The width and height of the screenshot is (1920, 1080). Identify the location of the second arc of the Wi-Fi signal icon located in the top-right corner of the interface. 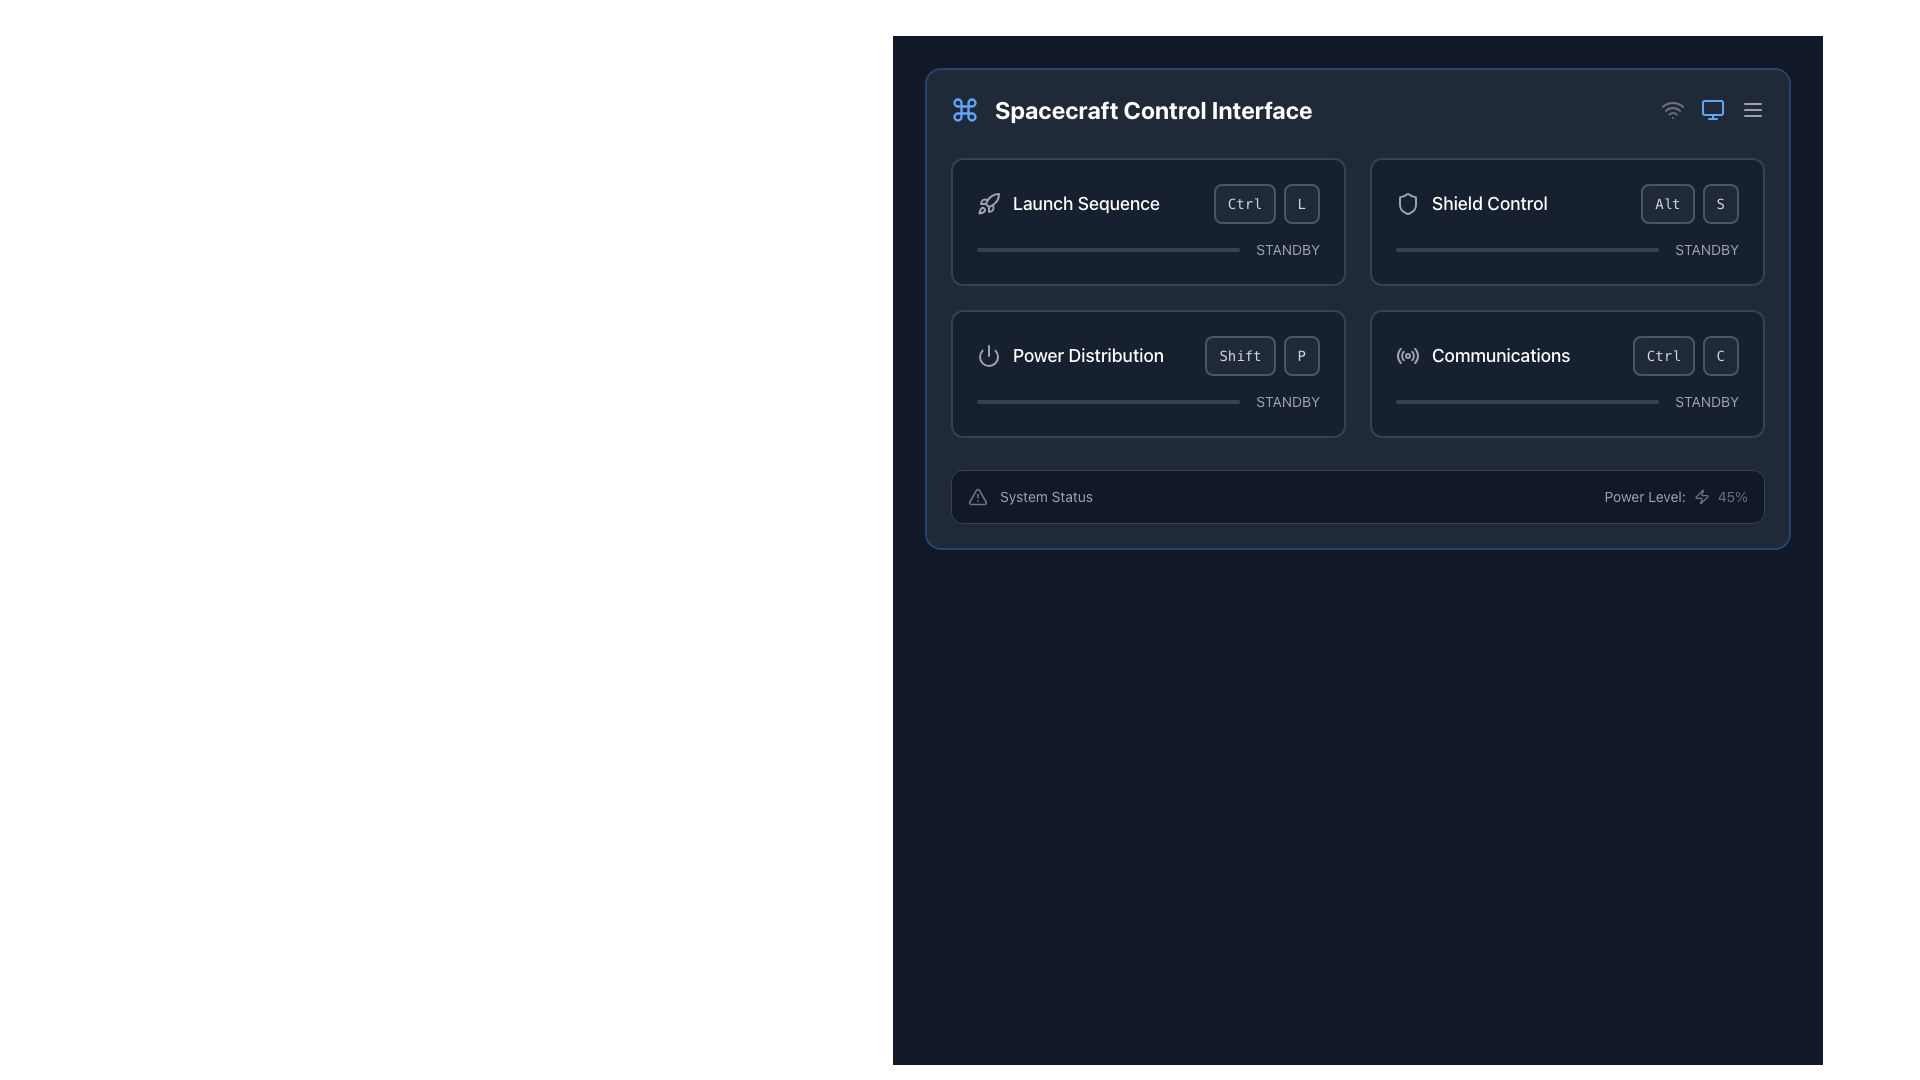
(1673, 104).